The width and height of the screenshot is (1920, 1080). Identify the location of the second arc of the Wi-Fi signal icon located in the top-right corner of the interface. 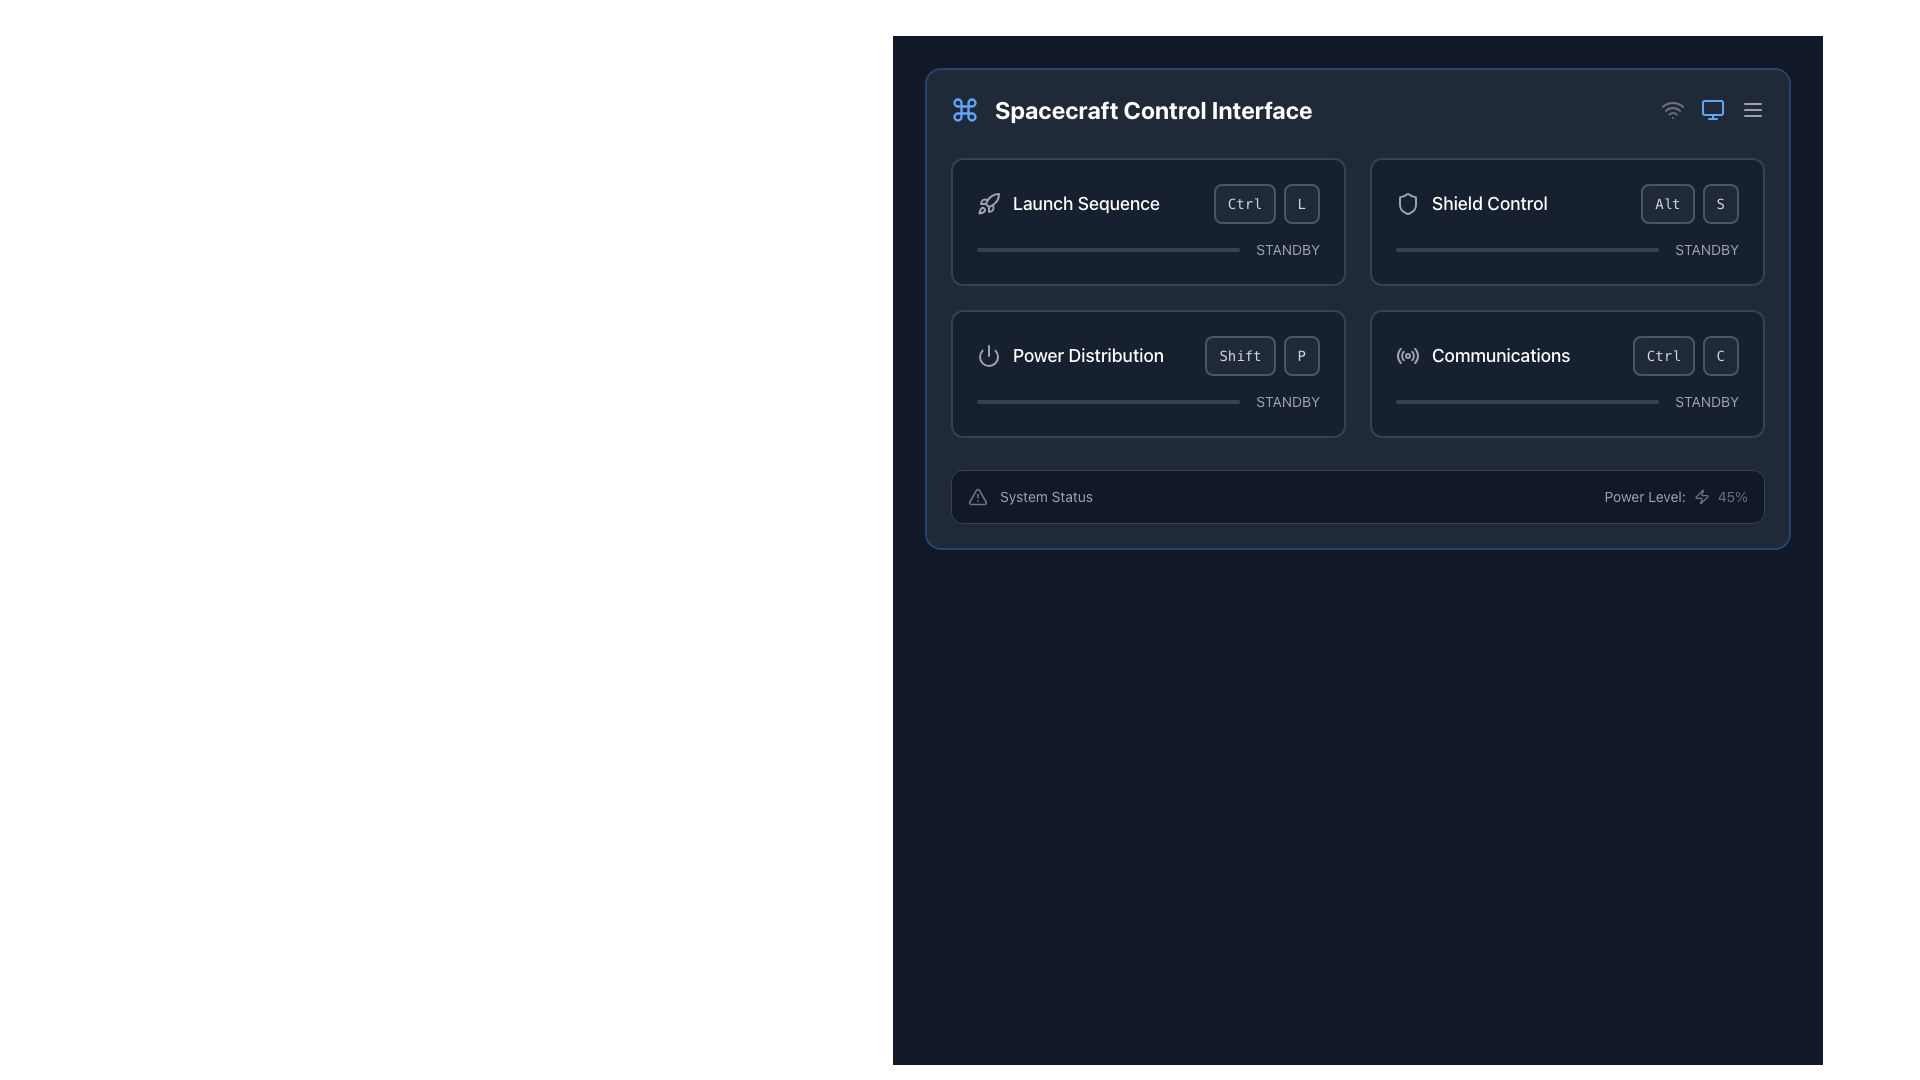
(1673, 104).